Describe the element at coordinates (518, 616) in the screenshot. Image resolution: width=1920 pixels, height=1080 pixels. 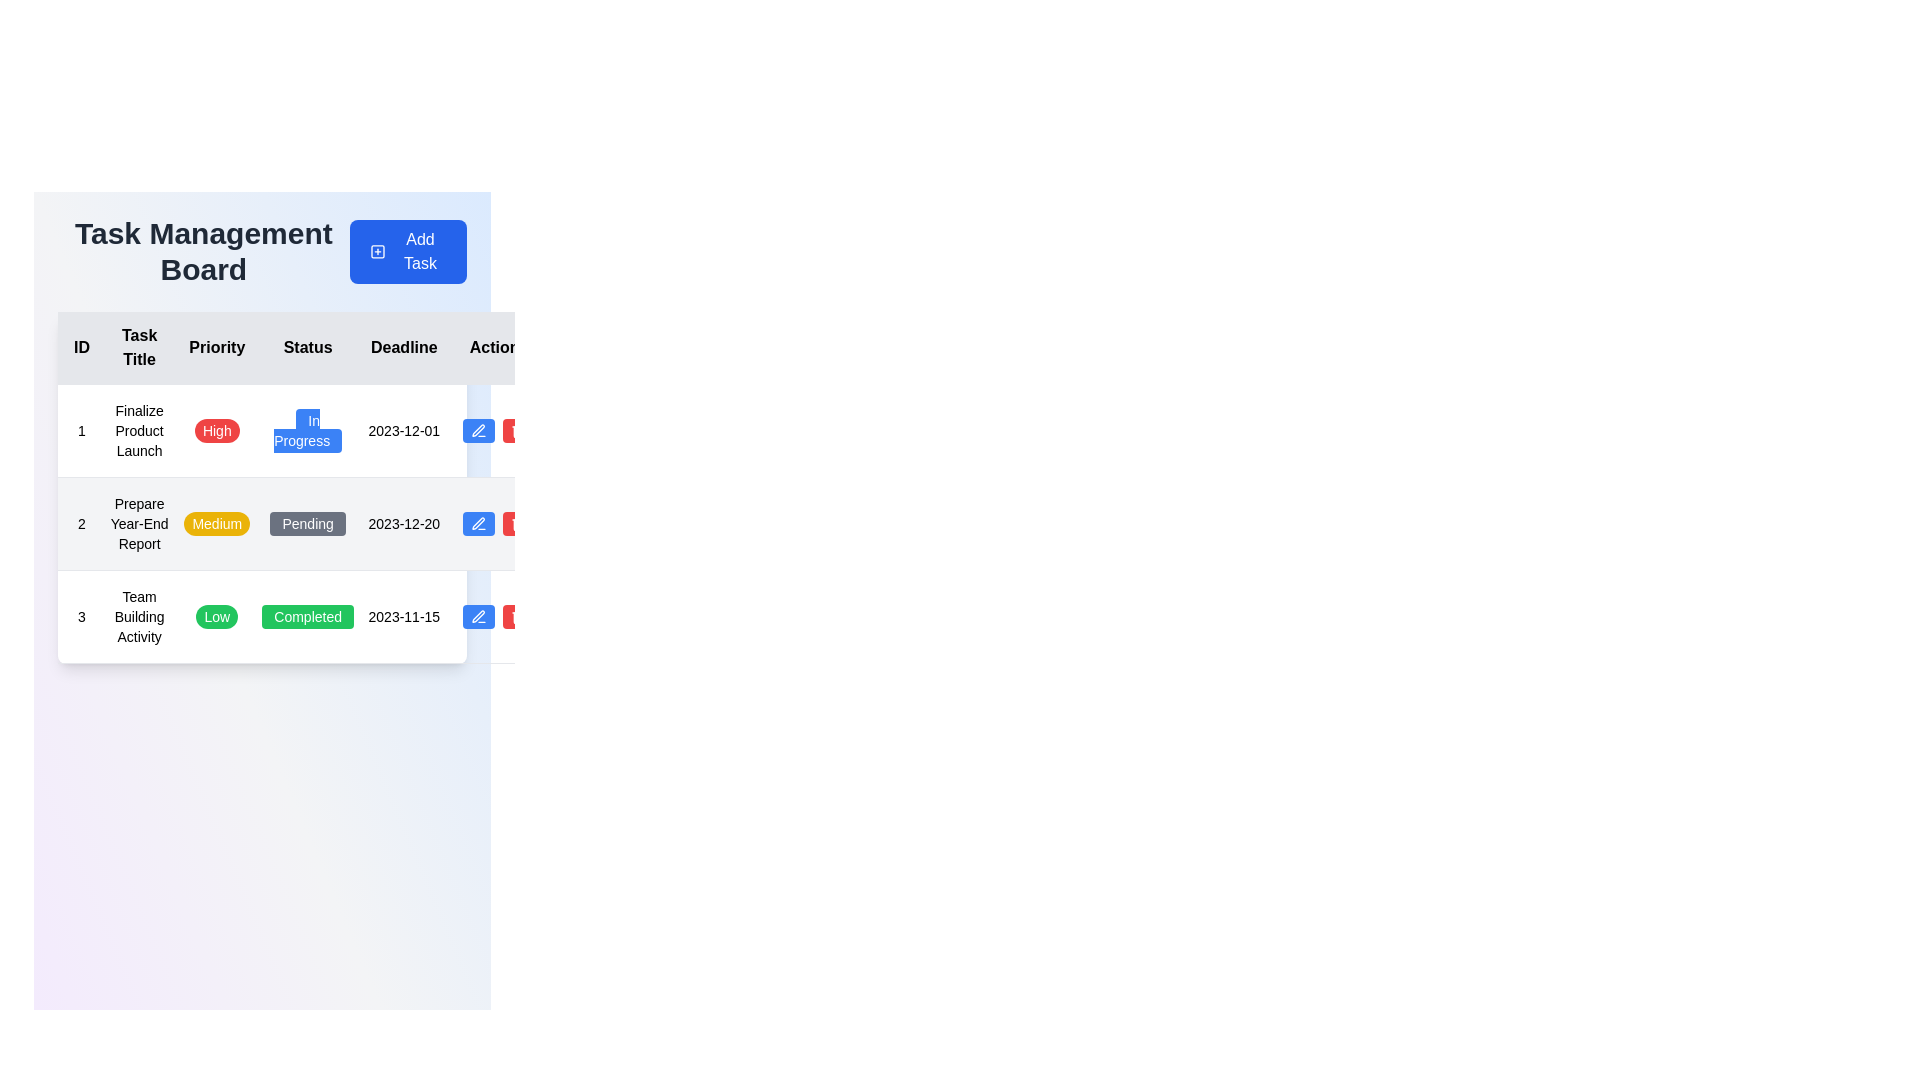
I see `the delete button located in the 'Actions' column of the third row in the task table` at that location.